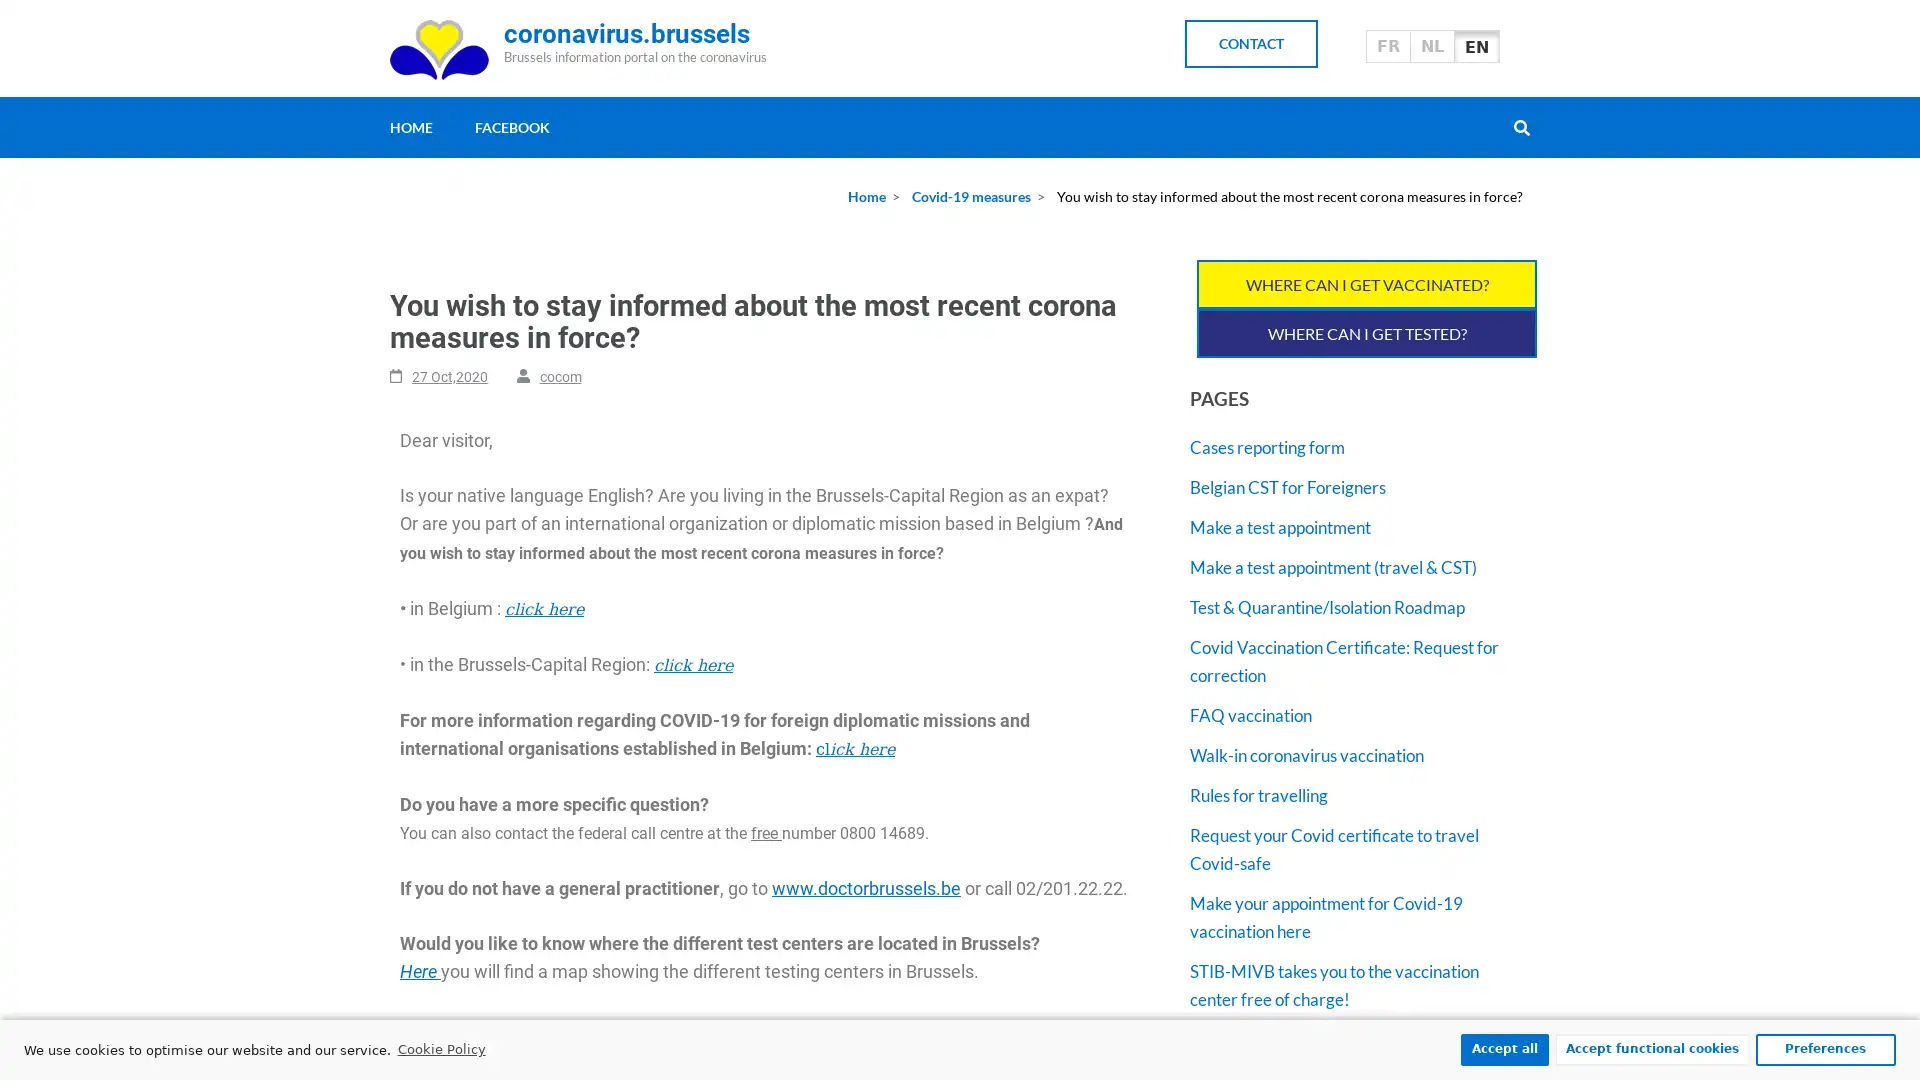  I want to click on Accept all, so click(1504, 1048).